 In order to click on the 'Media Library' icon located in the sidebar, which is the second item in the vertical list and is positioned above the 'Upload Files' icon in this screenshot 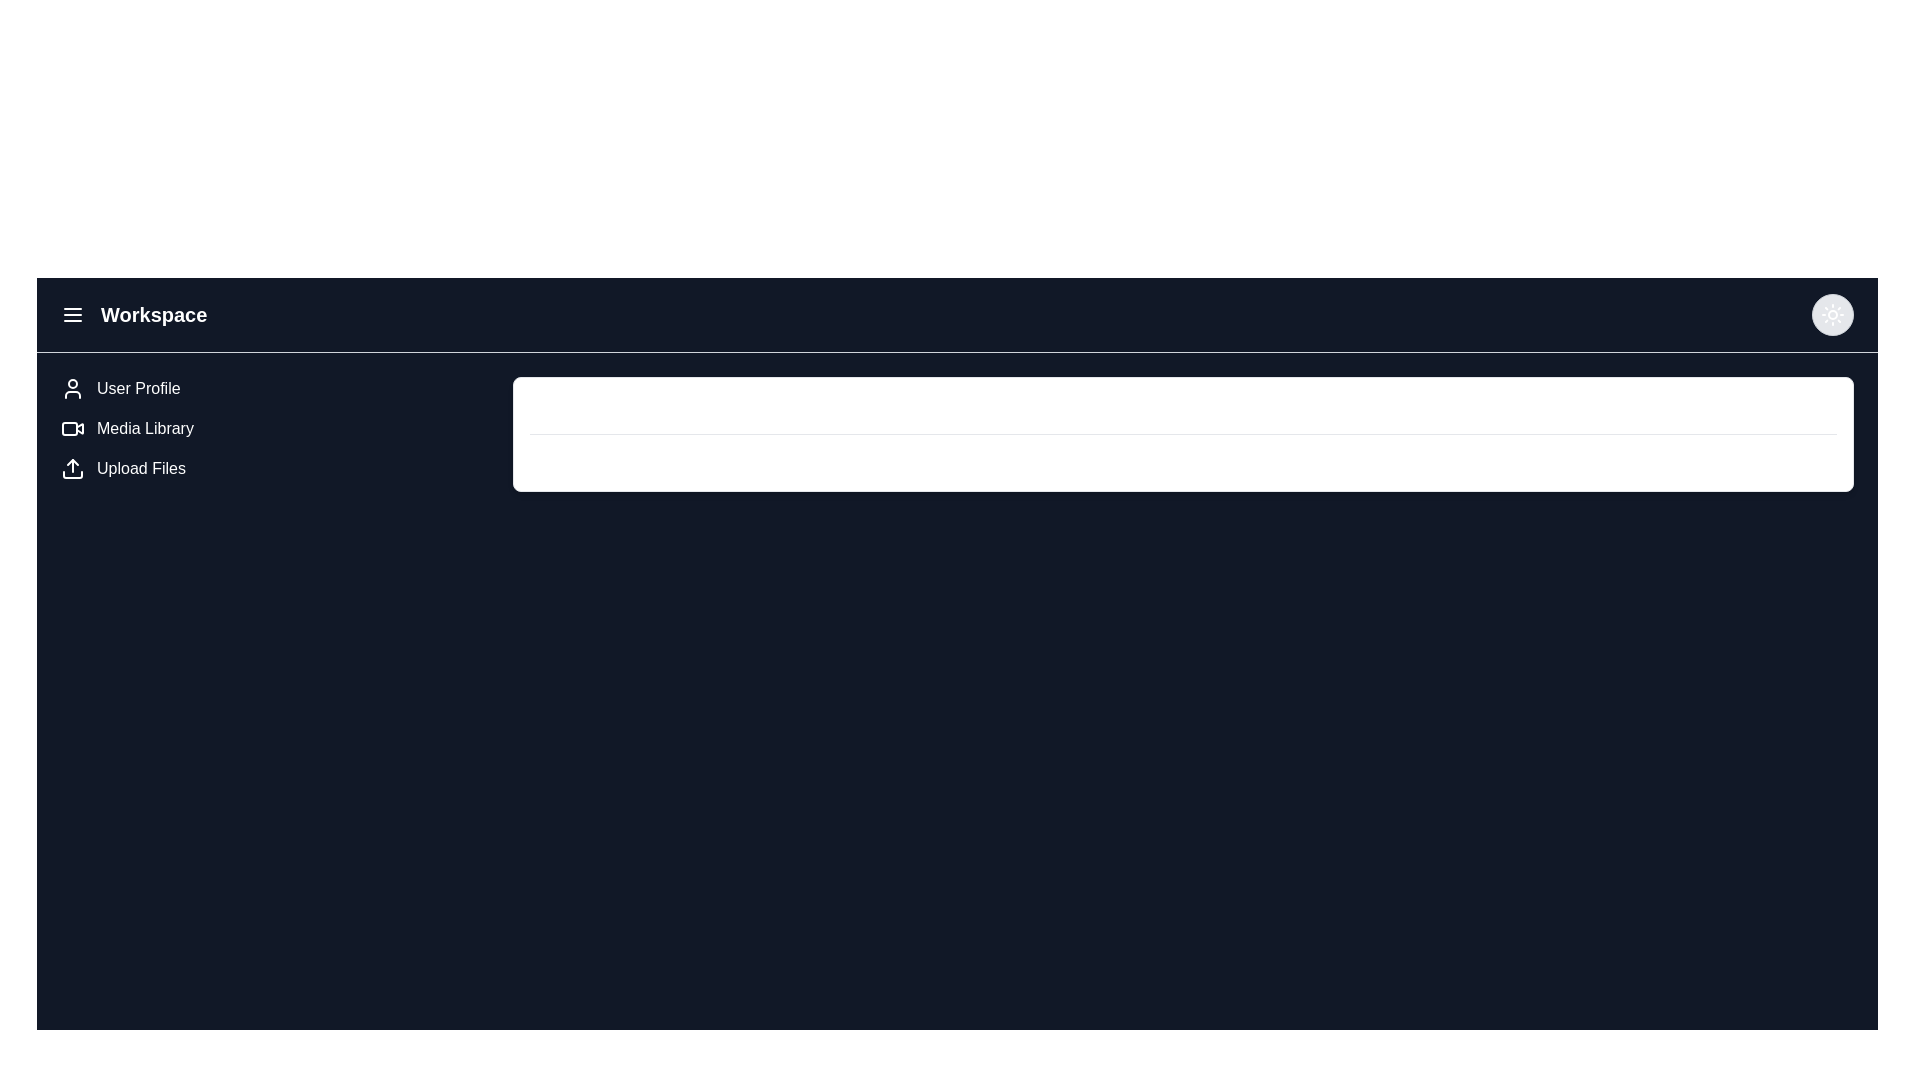, I will do `click(72, 427)`.